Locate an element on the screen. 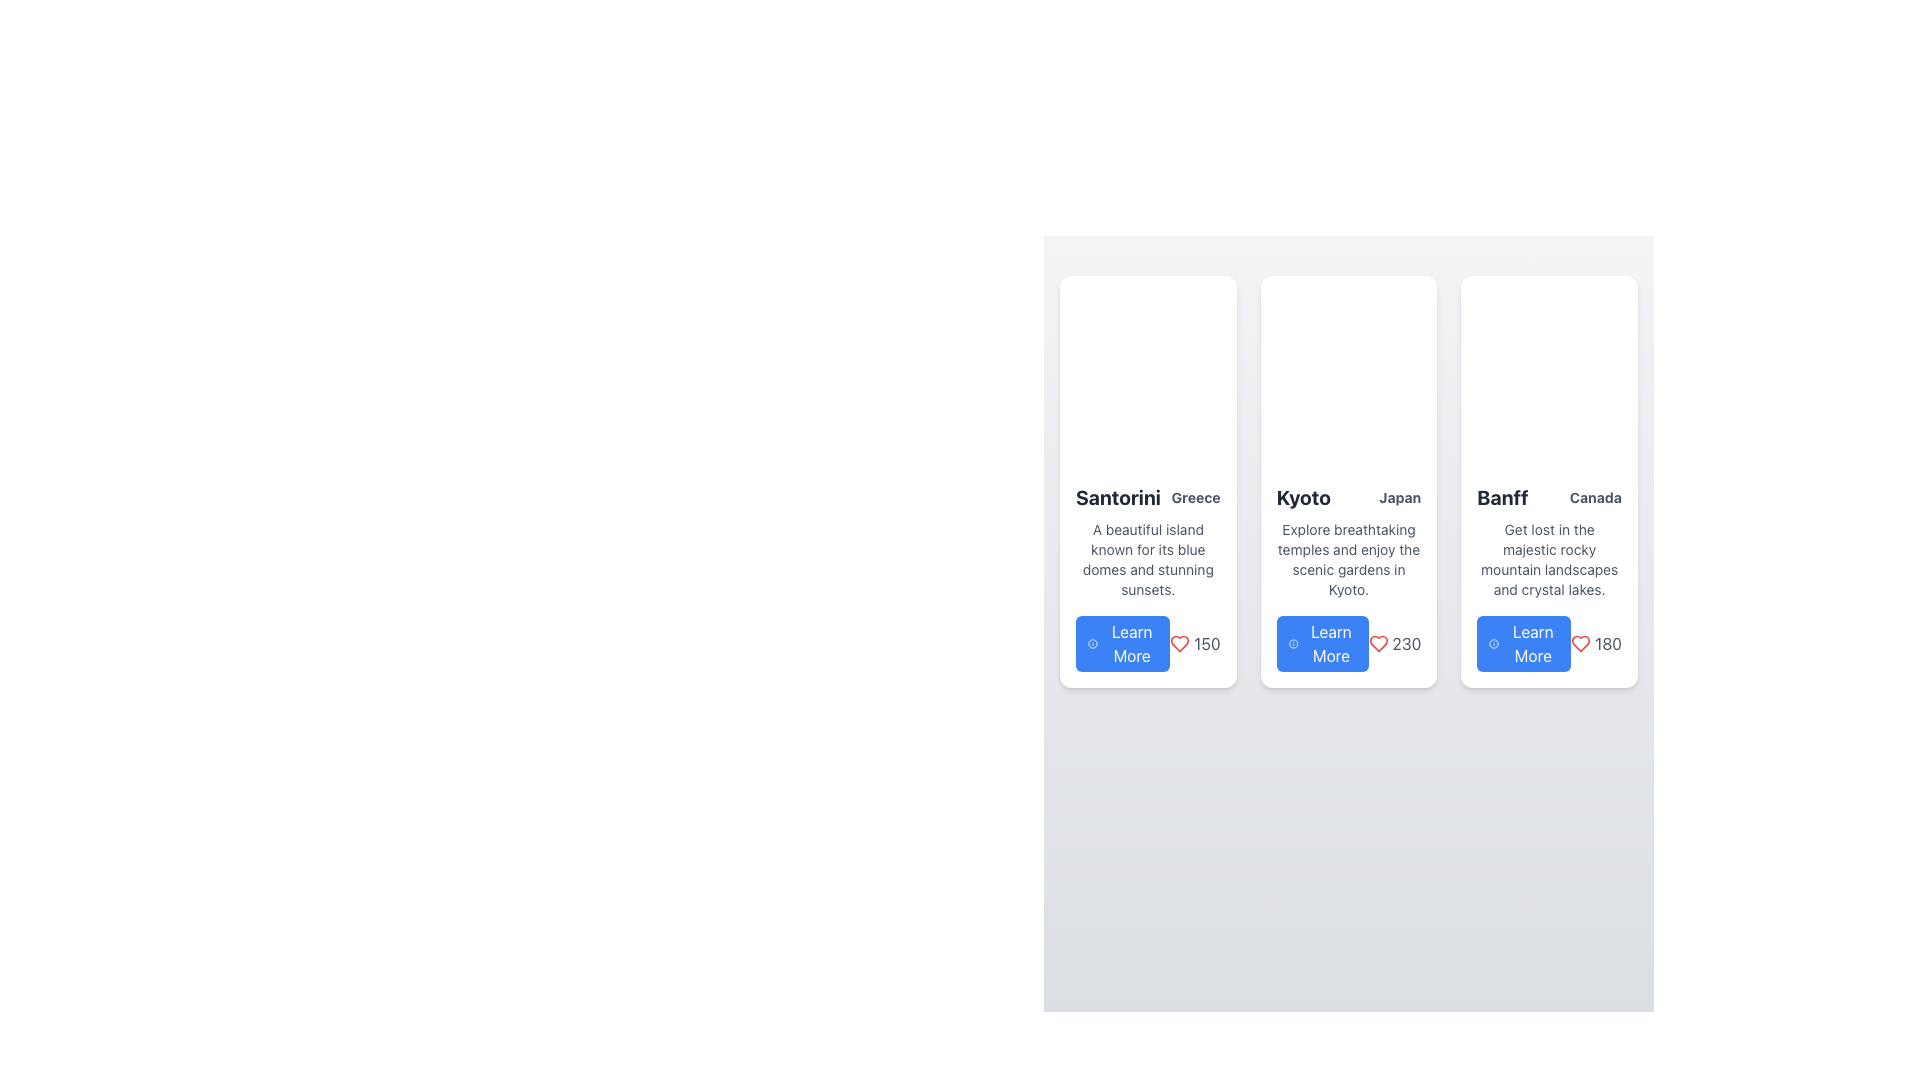 Image resolution: width=1920 pixels, height=1080 pixels. the 'Learn More' button within the Card that provides information about Kyoto, Japan, to trigger hover effects is located at coordinates (1348, 578).